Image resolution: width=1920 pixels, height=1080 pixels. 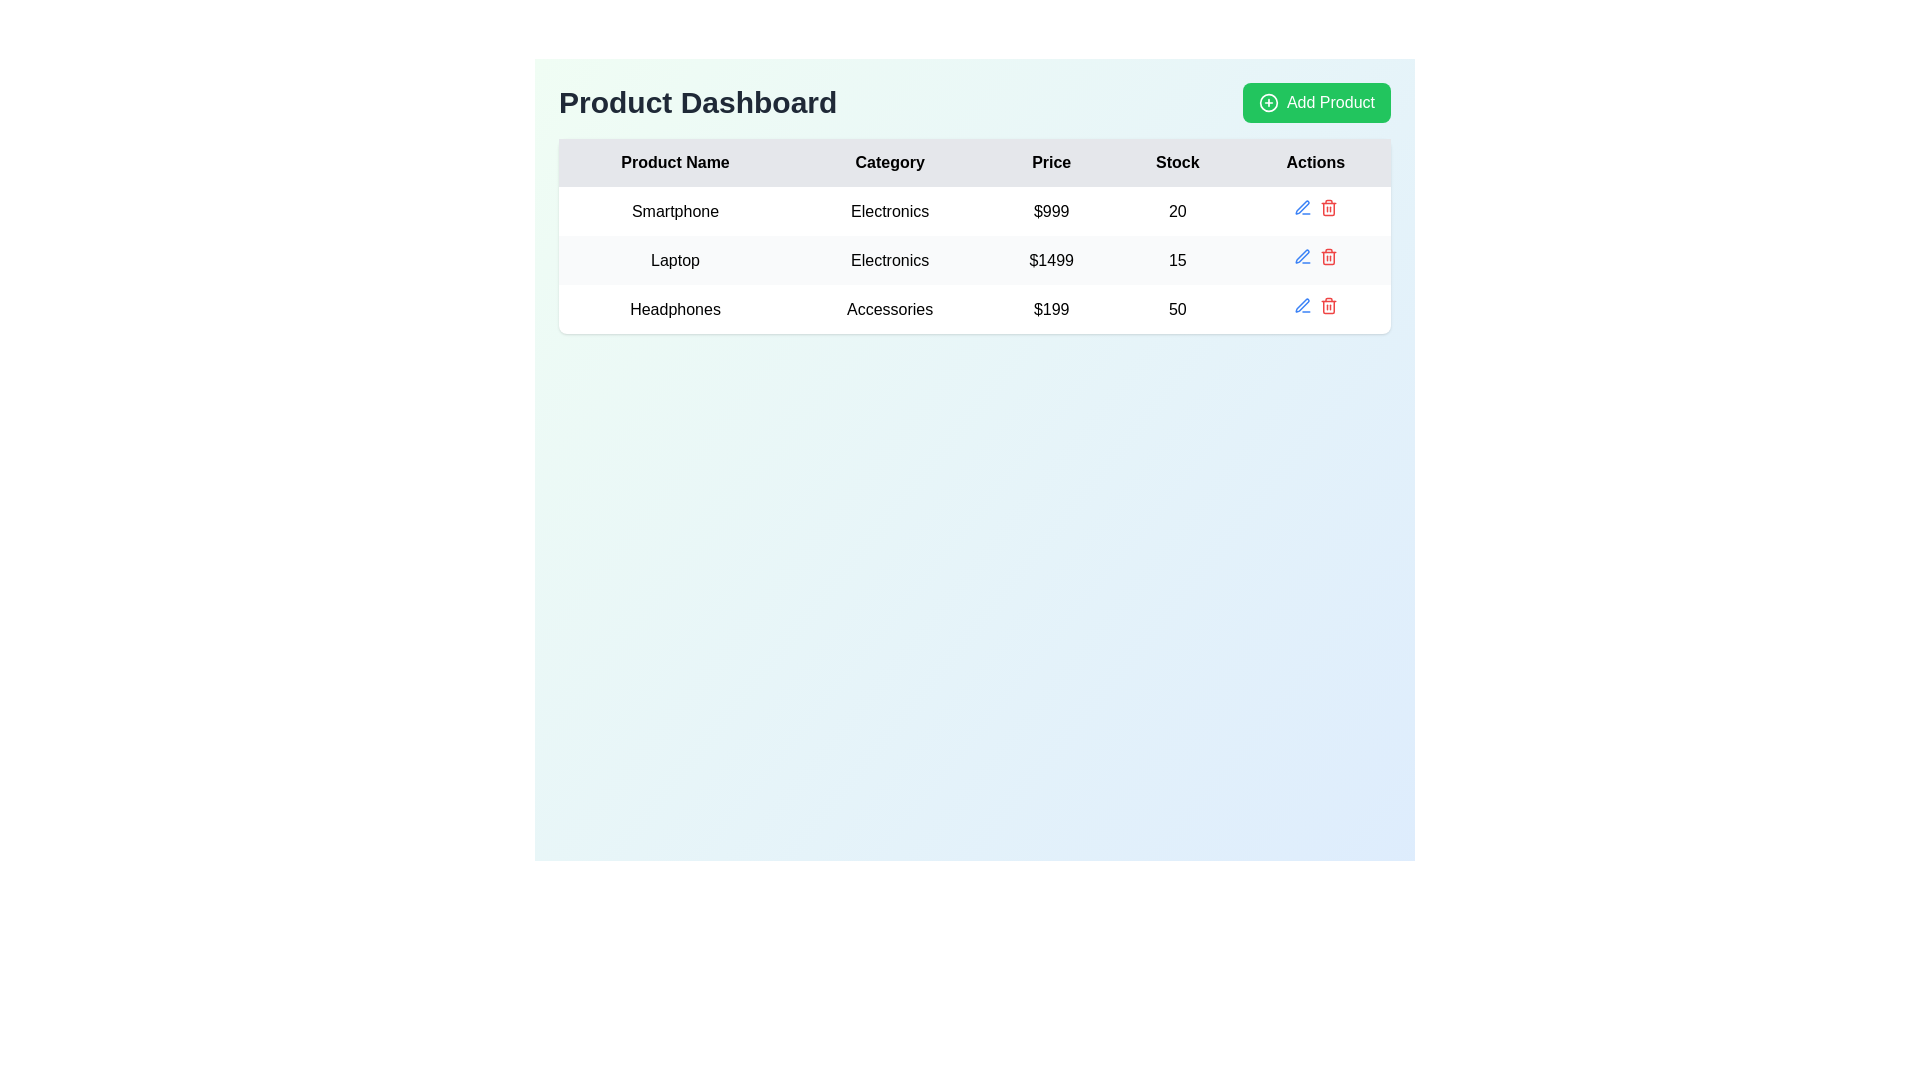 What do you see at coordinates (1302, 208) in the screenshot?
I see `the blue edit icon resembling a pen located in the 'Actions' column of the first row of the table to initiate the edit action for the 'Smartphone' product` at bounding box center [1302, 208].